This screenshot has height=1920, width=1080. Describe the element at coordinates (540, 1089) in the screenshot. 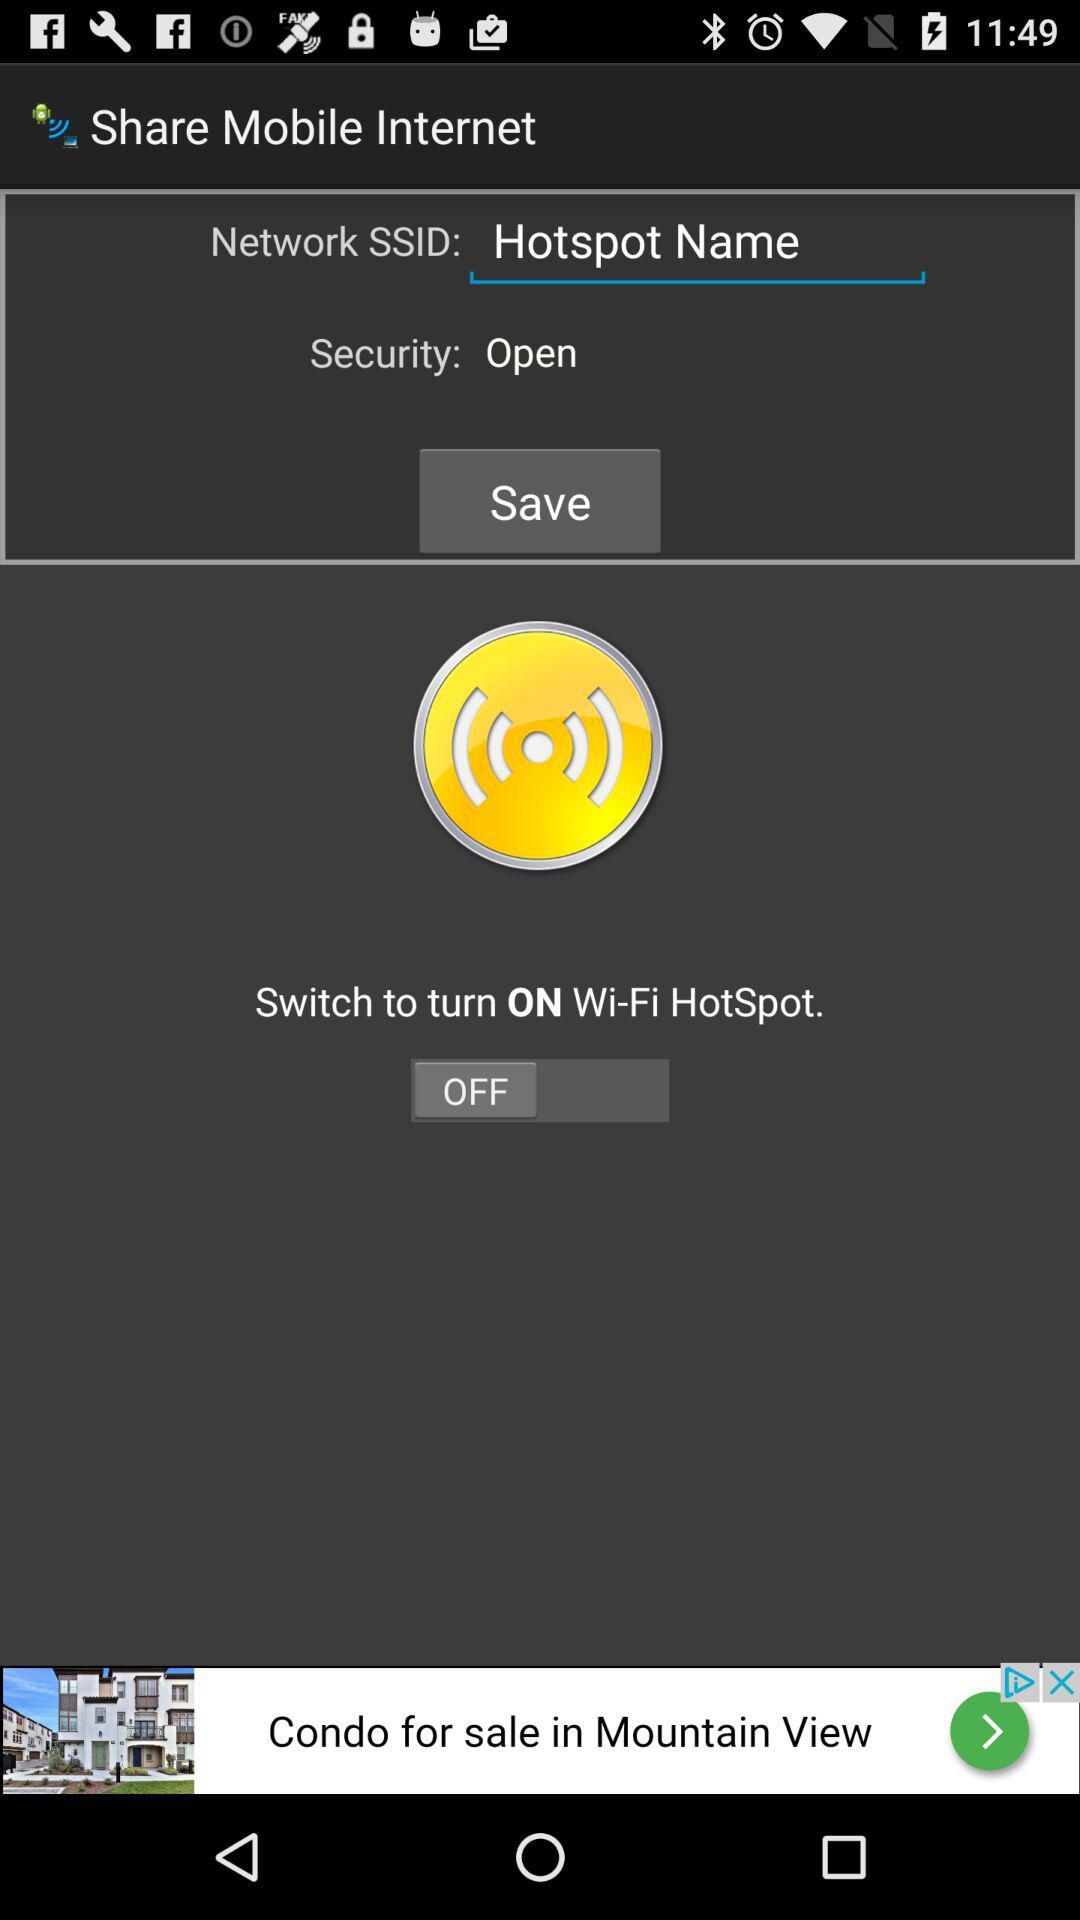

I see `off button` at that location.